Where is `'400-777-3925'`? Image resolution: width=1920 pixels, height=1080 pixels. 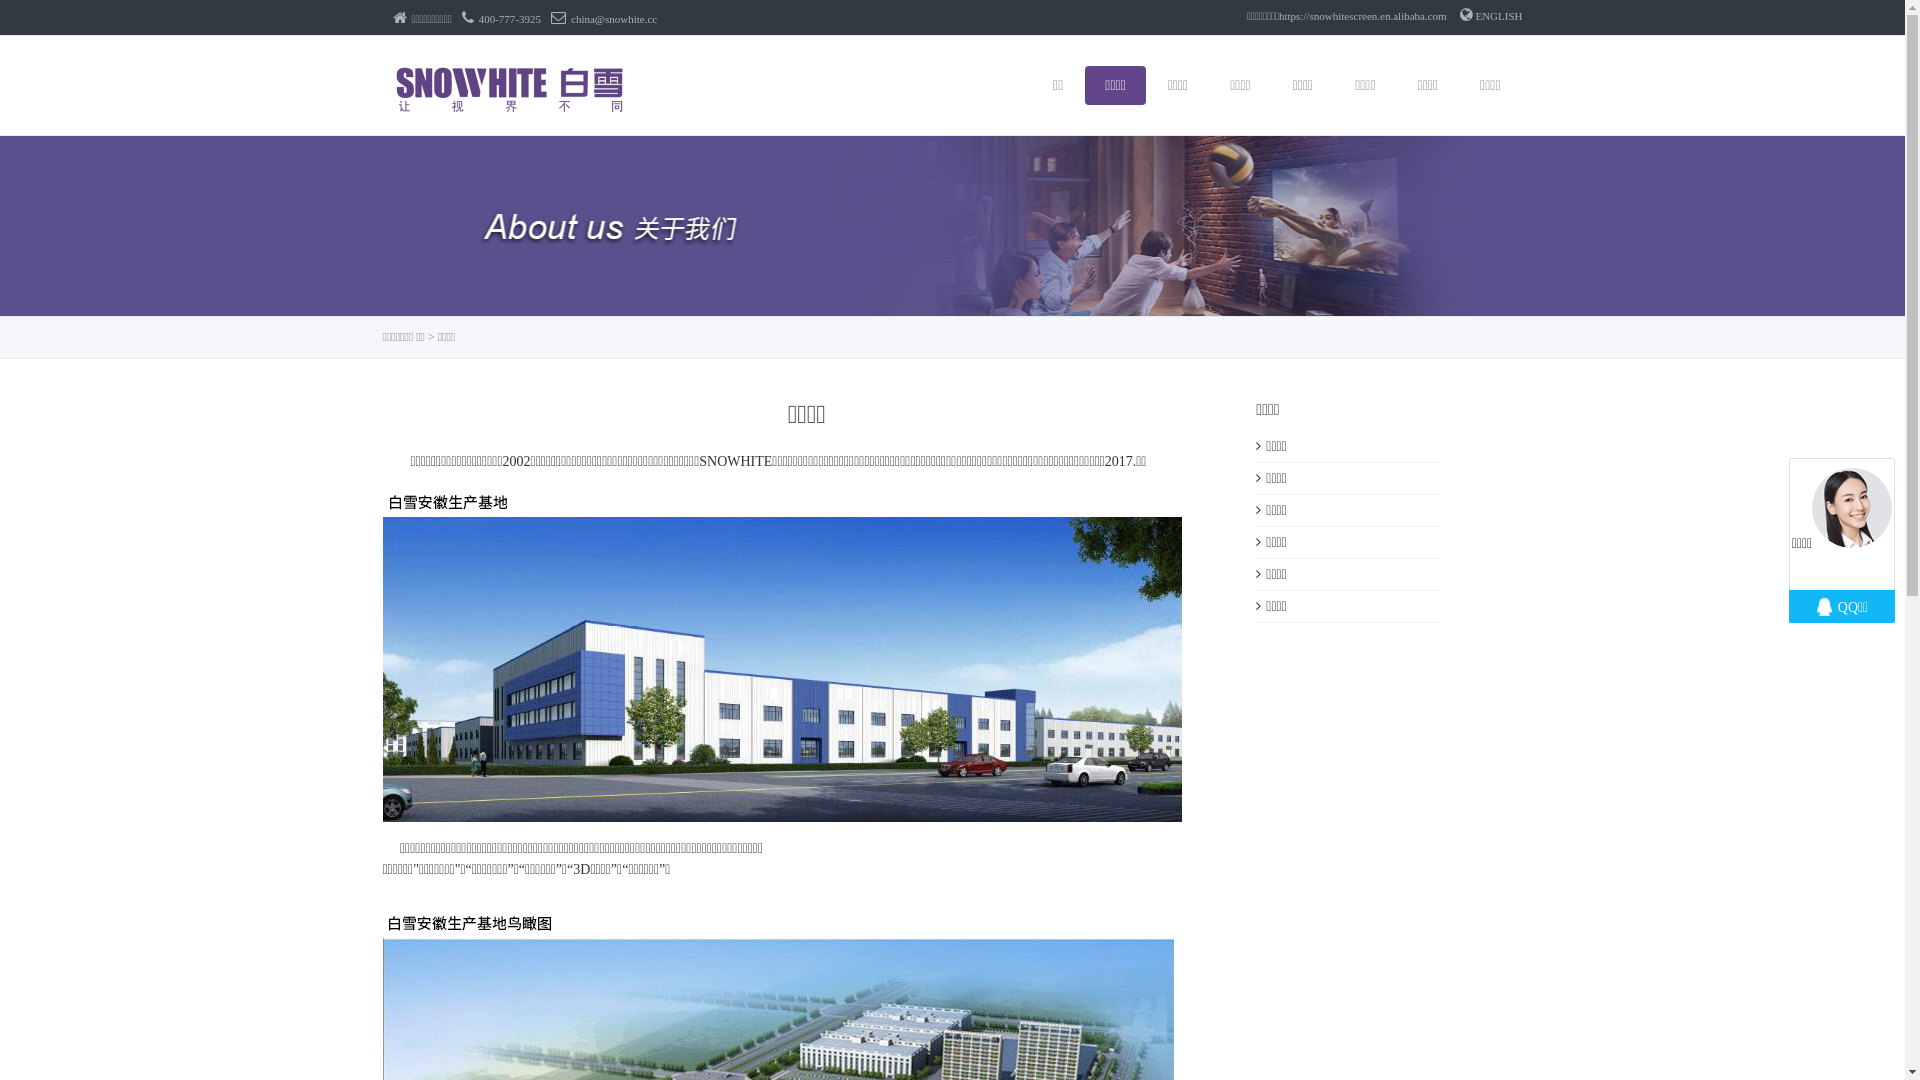
'400-777-3925' is located at coordinates (501, 19).